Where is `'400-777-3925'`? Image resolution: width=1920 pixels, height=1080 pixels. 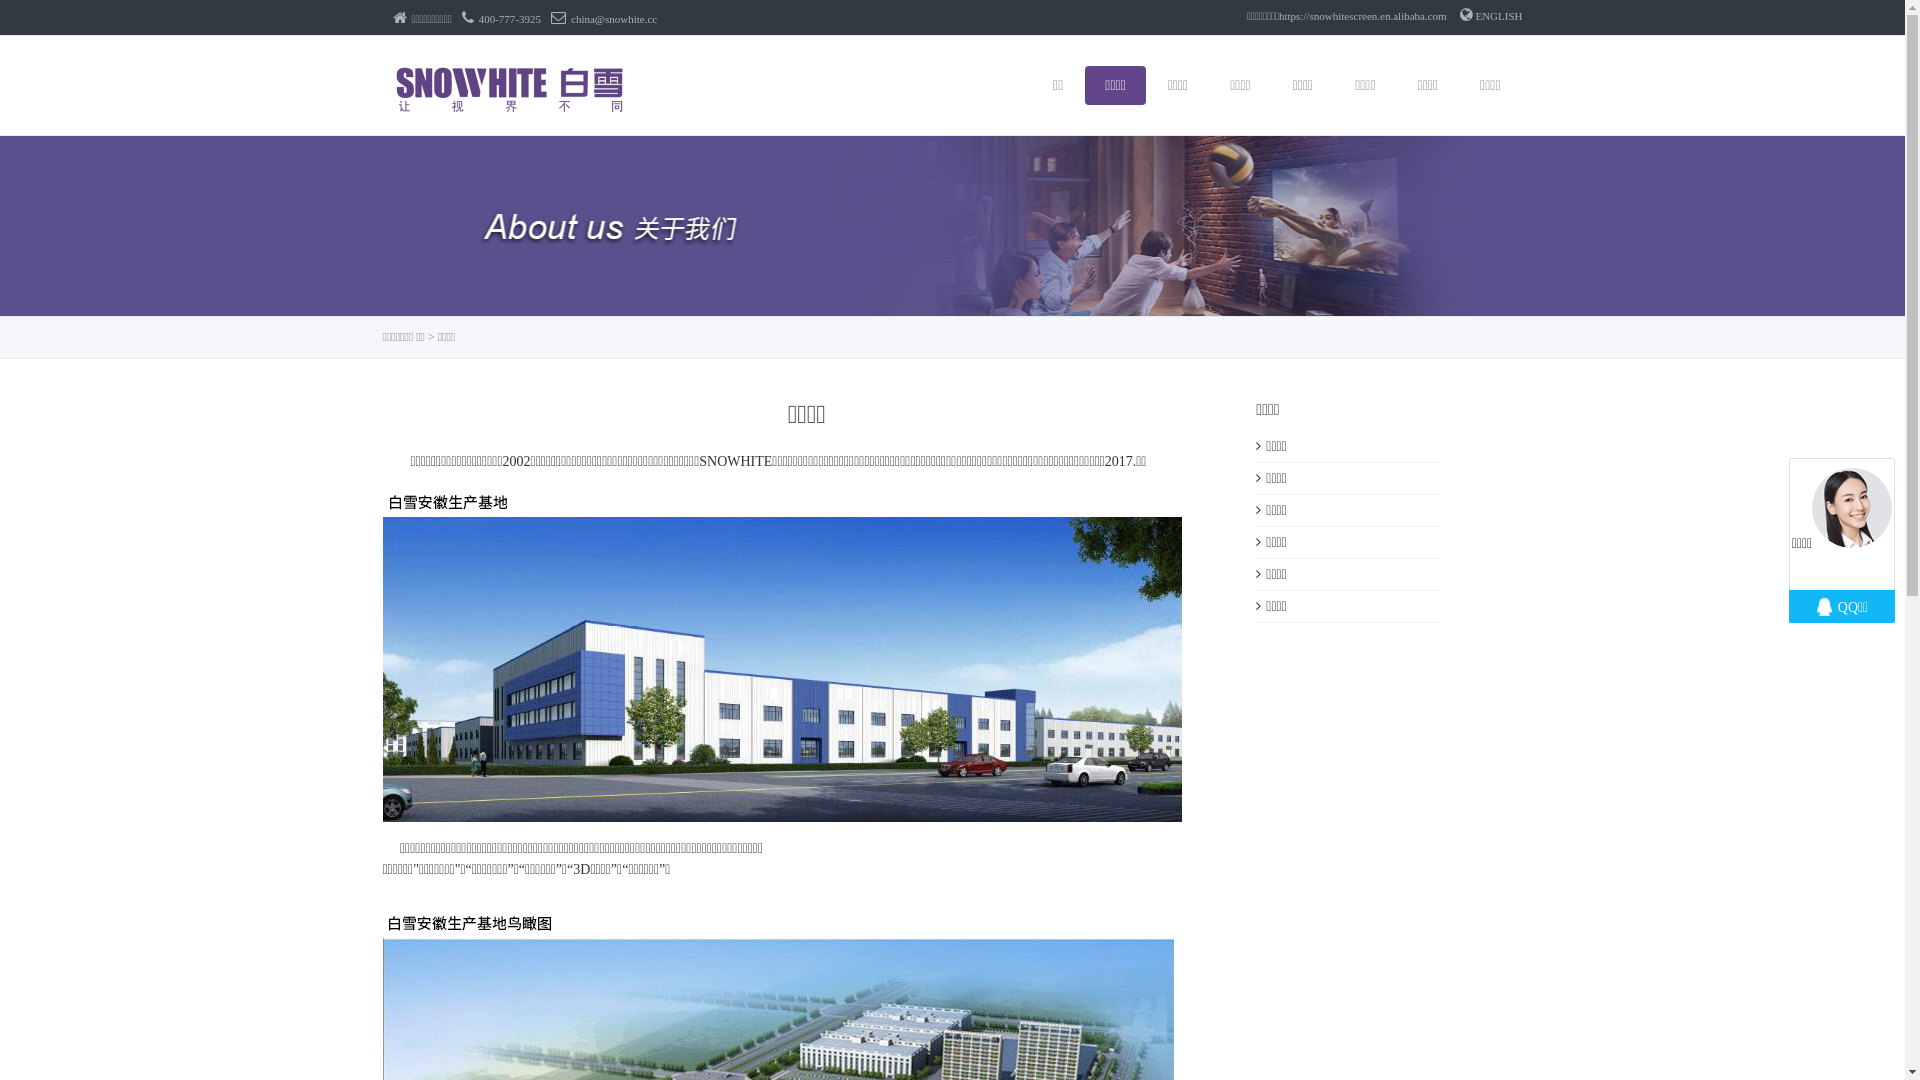
'400-777-3925' is located at coordinates (501, 19).